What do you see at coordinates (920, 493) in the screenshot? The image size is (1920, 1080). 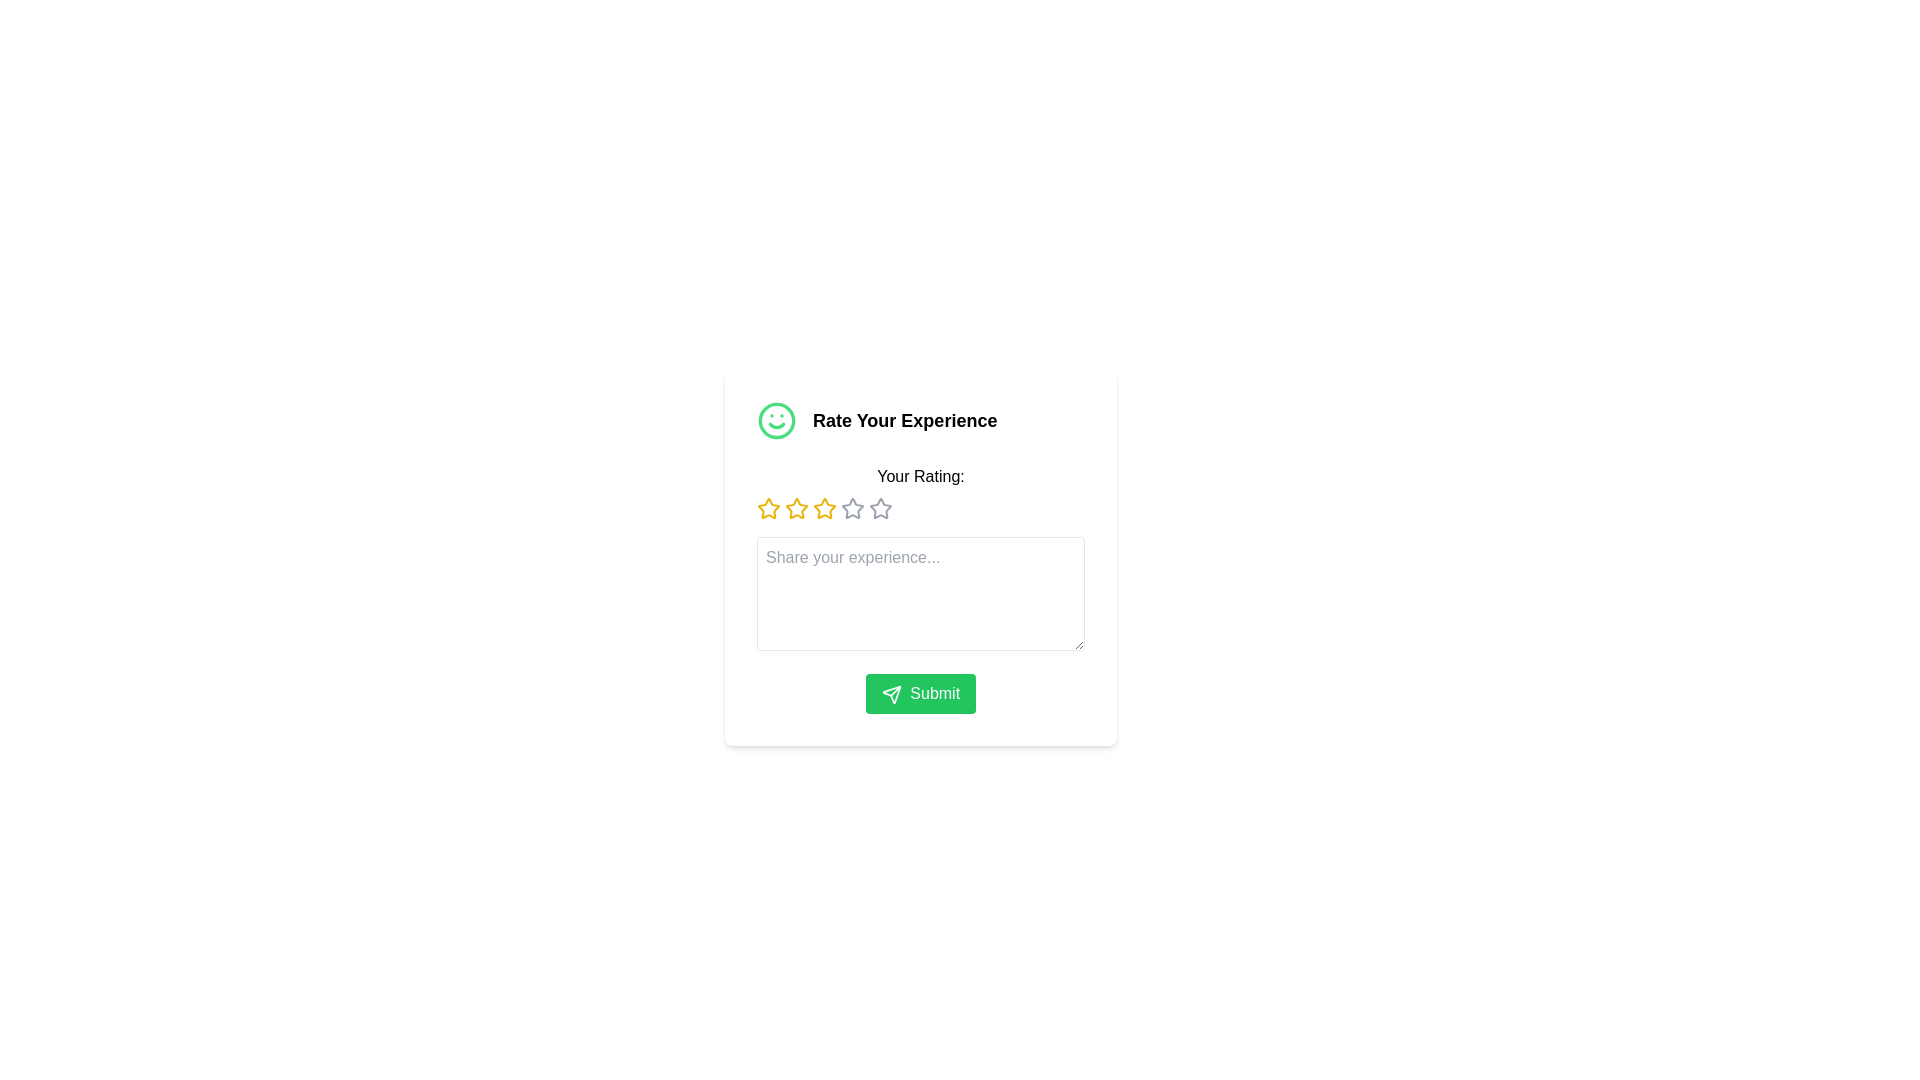 I see `the text label or header that provides context for the rating stars, located directly below 'Rate Your Experience'` at bounding box center [920, 493].